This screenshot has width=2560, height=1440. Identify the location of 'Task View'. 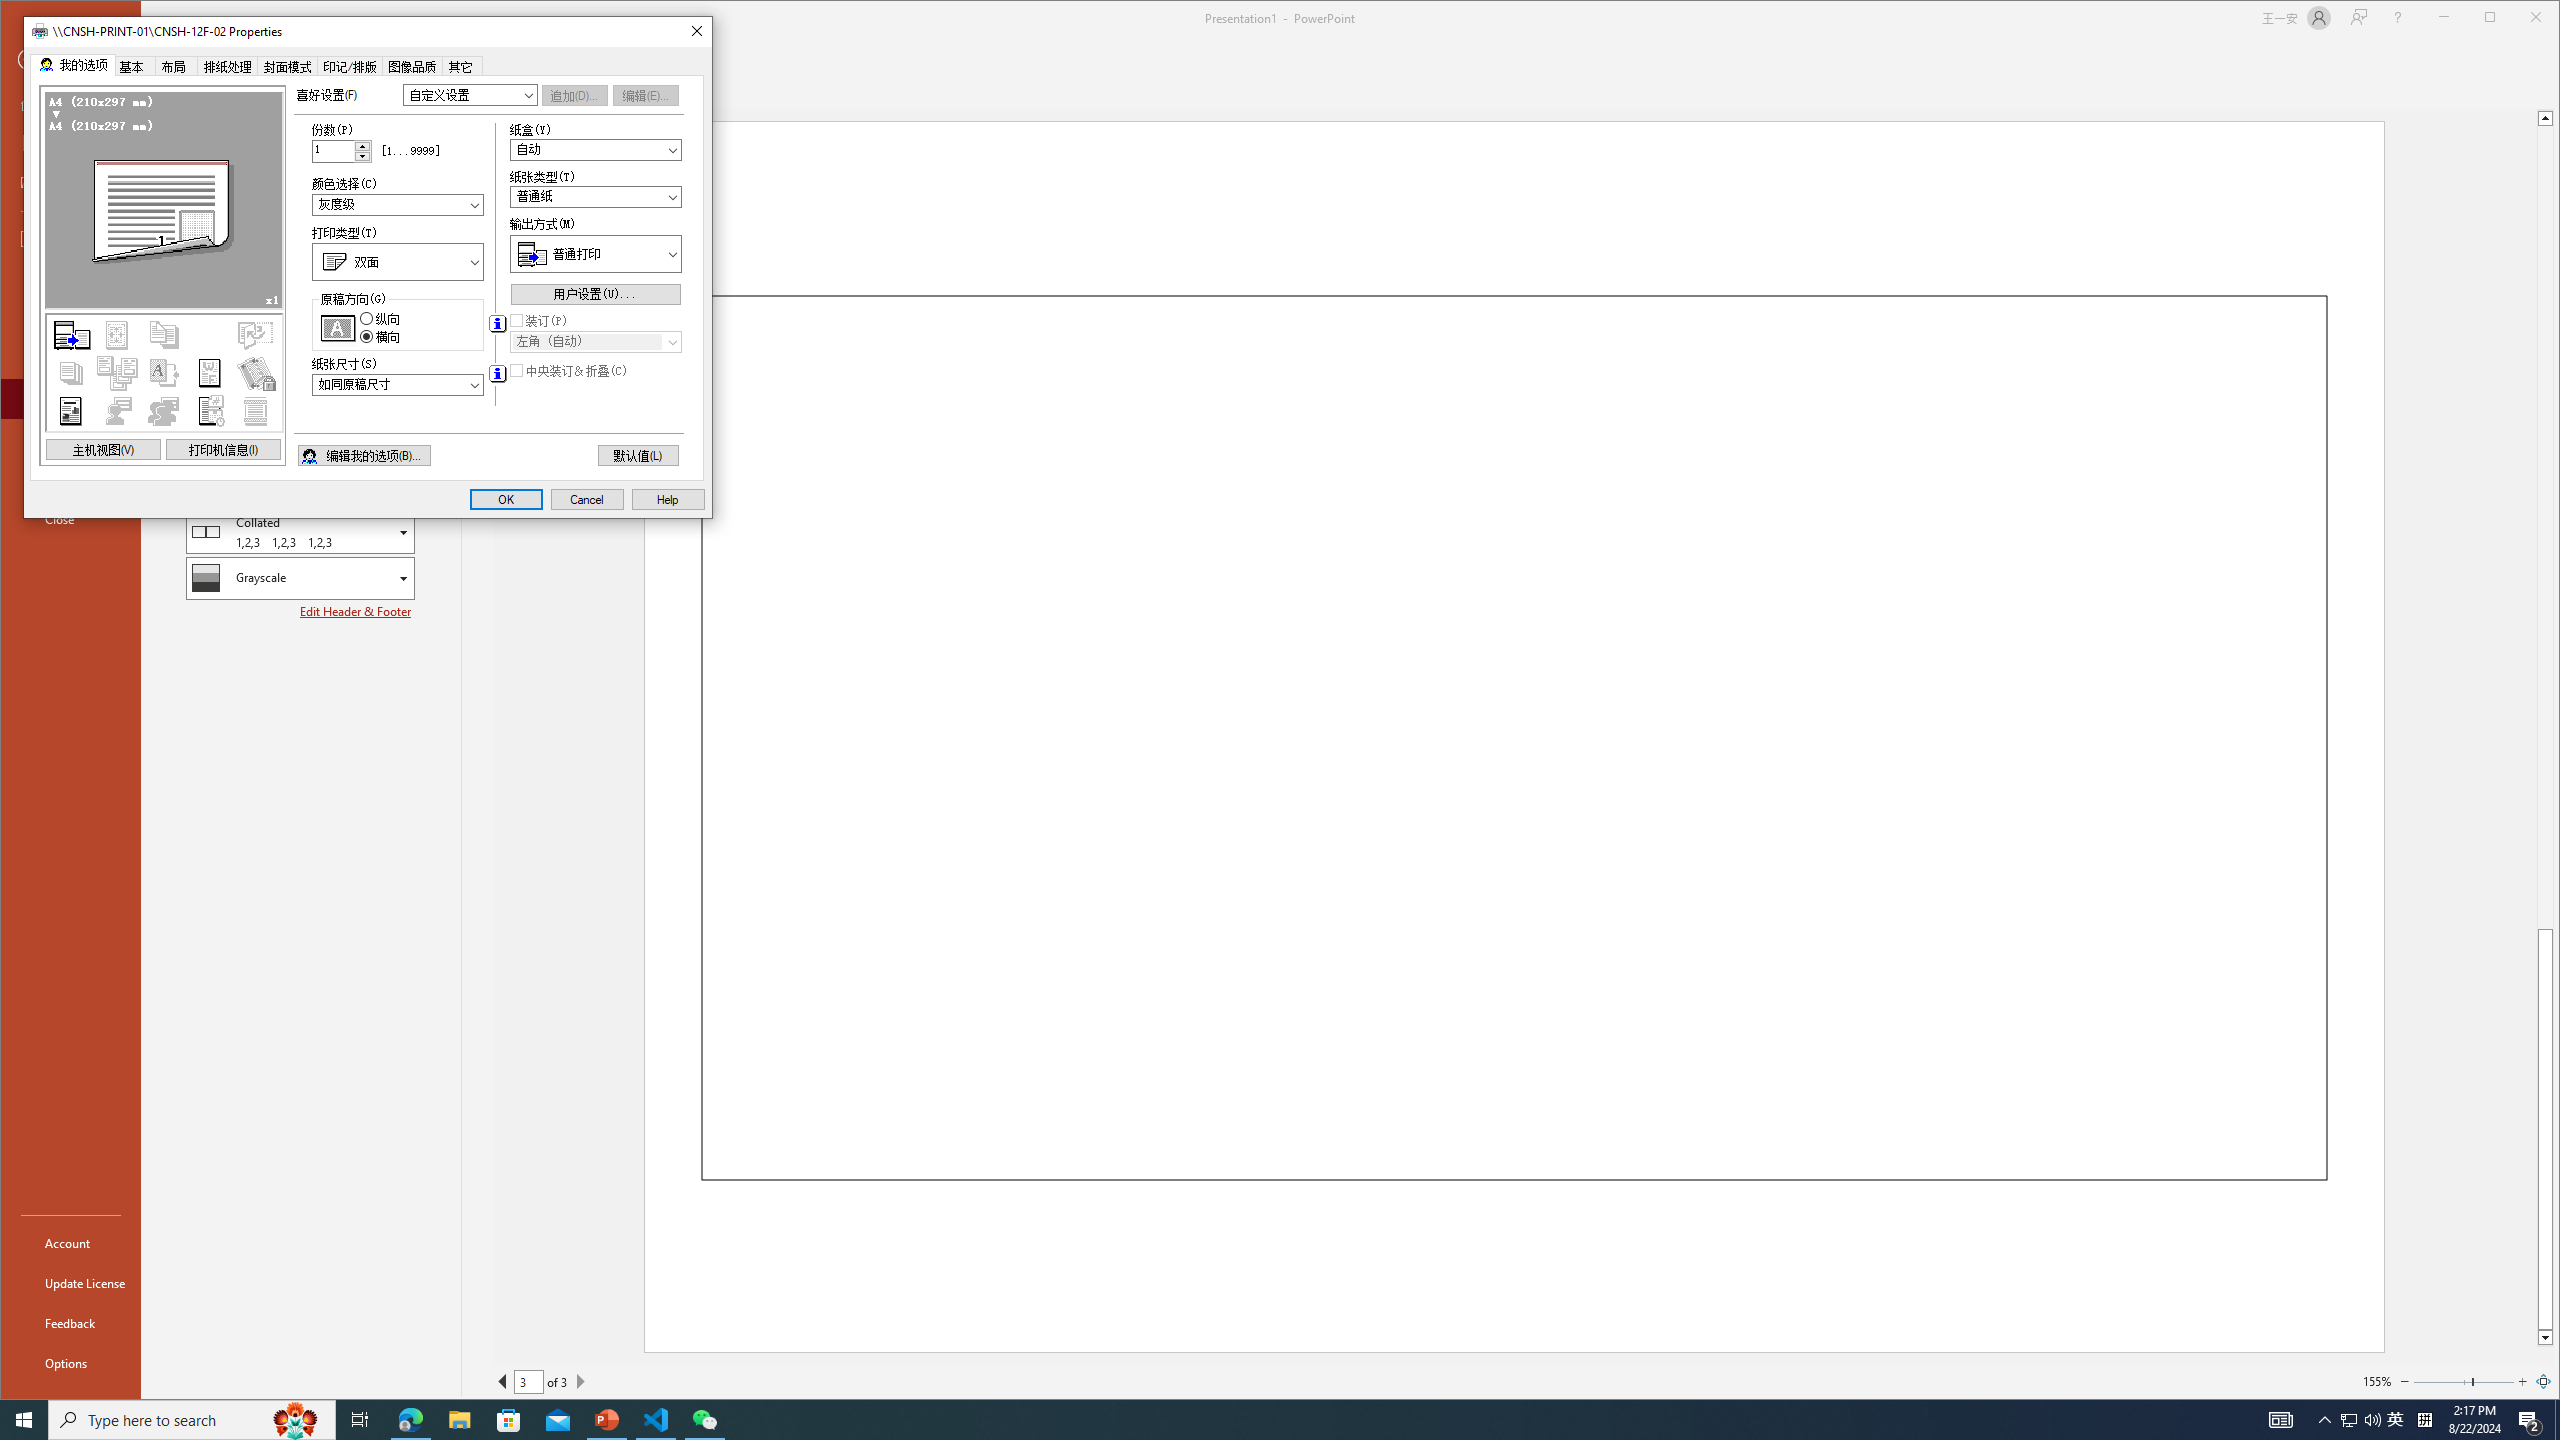
(358, 1418).